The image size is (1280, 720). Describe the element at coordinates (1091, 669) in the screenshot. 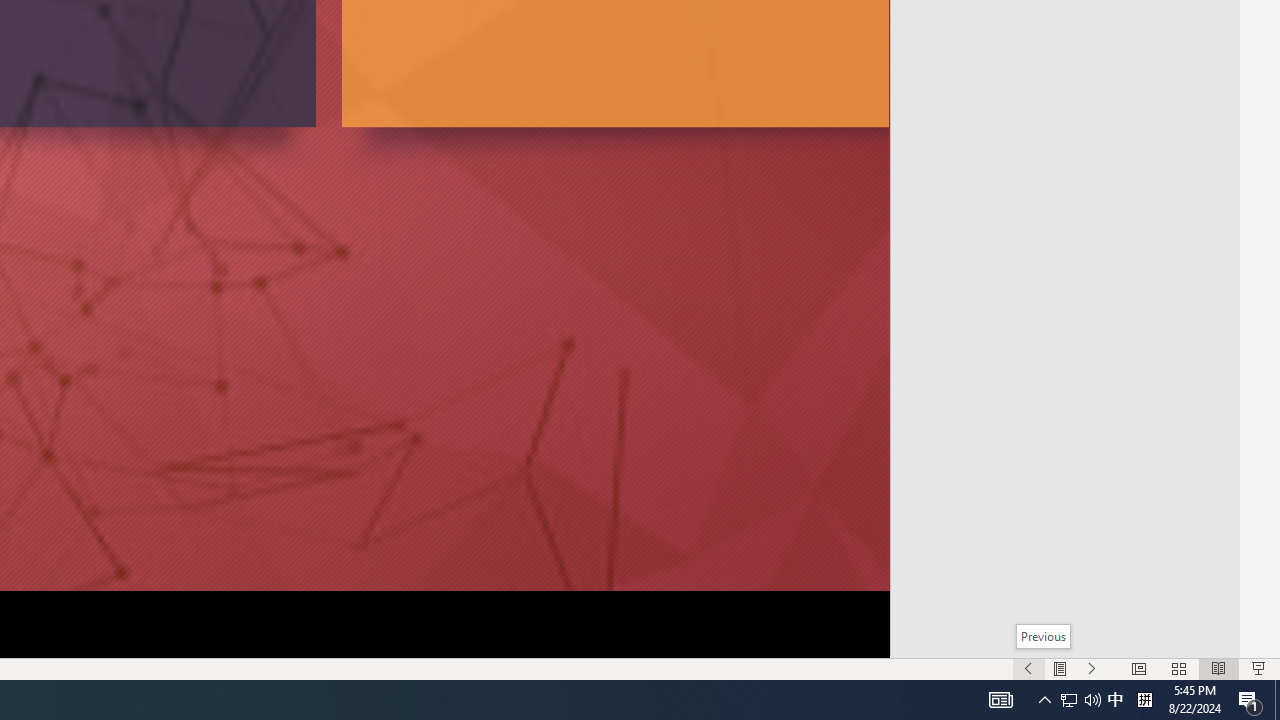

I see `'Slide Show Next On'` at that location.